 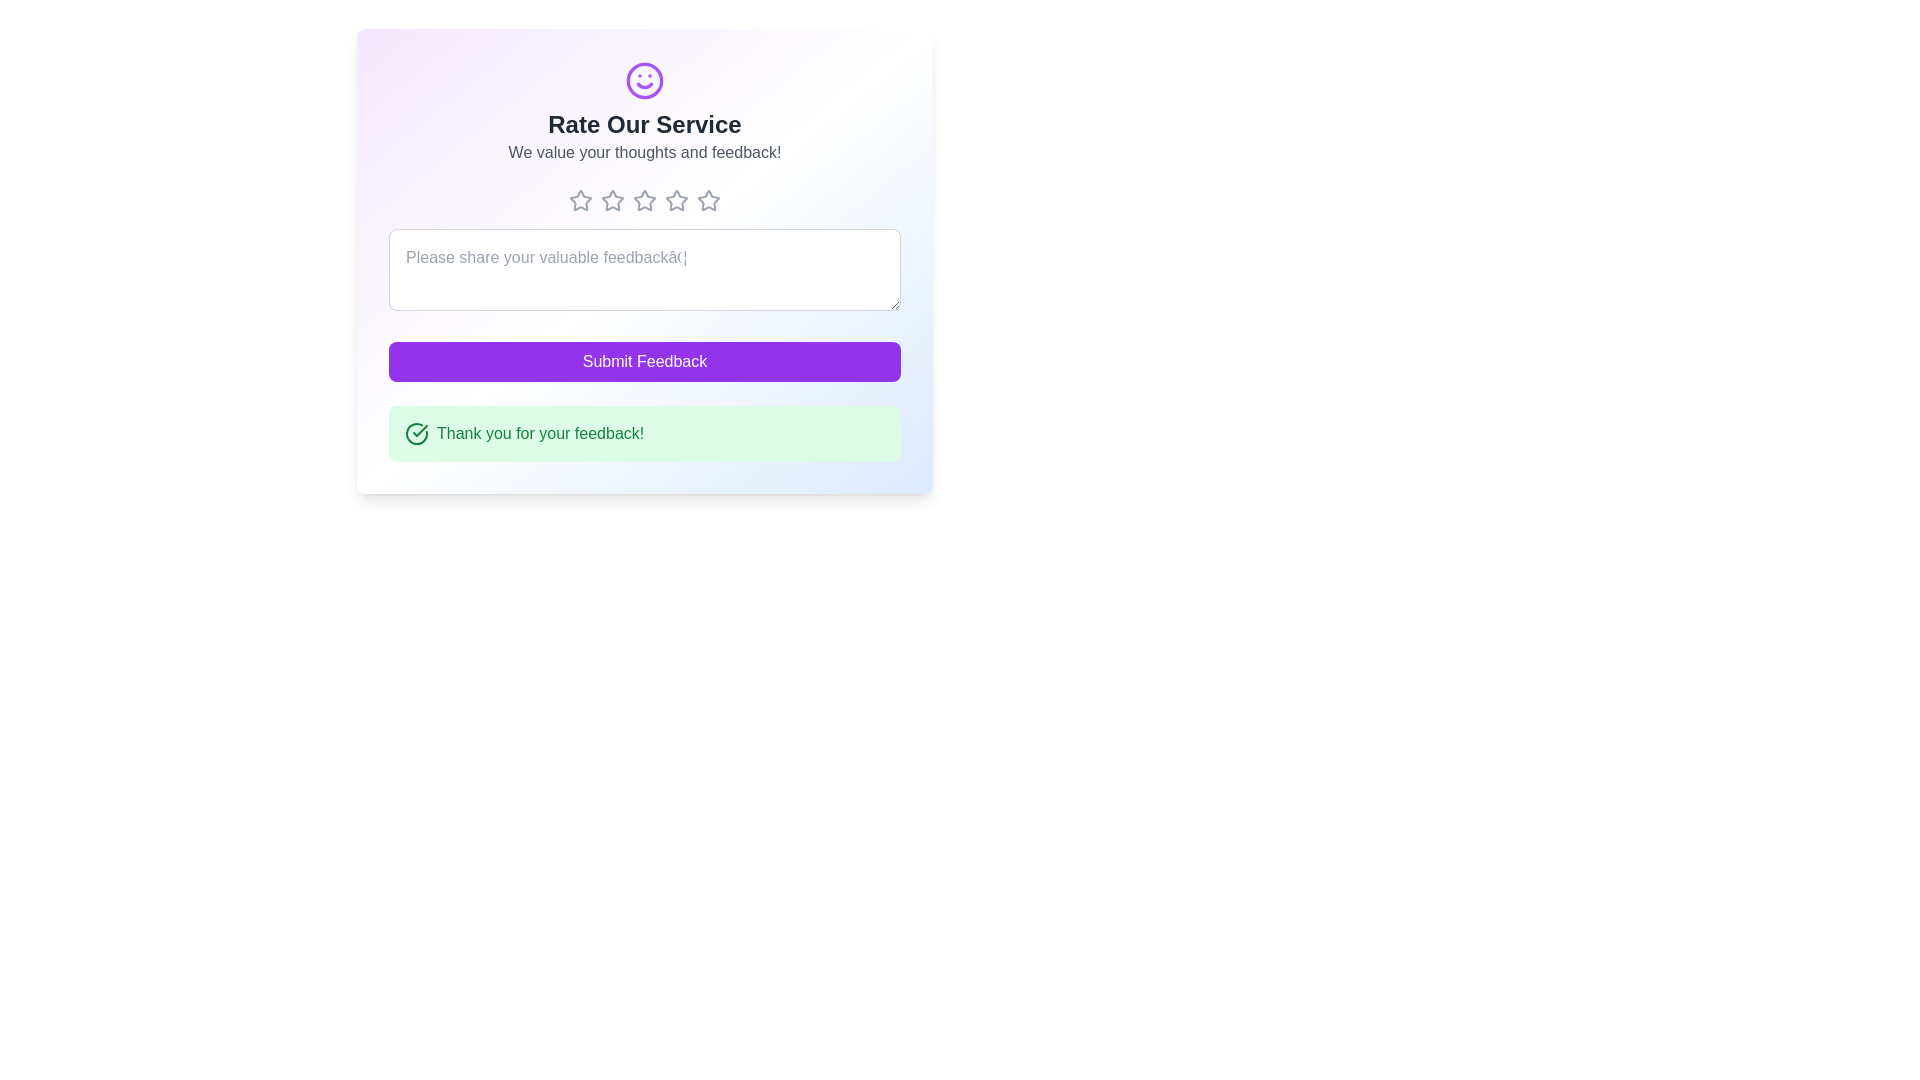 What do you see at coordinates (644, 200) in the screenshot?
I see `the third star icon in the row of five` at bounding box center [644, 200].